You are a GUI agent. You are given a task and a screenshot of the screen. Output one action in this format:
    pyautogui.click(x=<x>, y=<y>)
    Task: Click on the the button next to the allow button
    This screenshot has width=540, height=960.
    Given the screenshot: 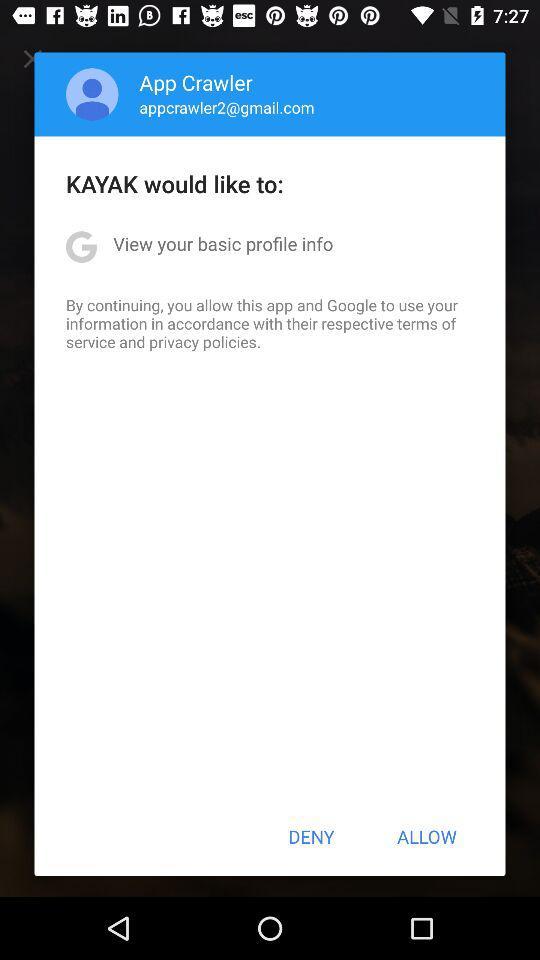 What is the action you would take?
    pyautogui.click(x=311, y=836)
    